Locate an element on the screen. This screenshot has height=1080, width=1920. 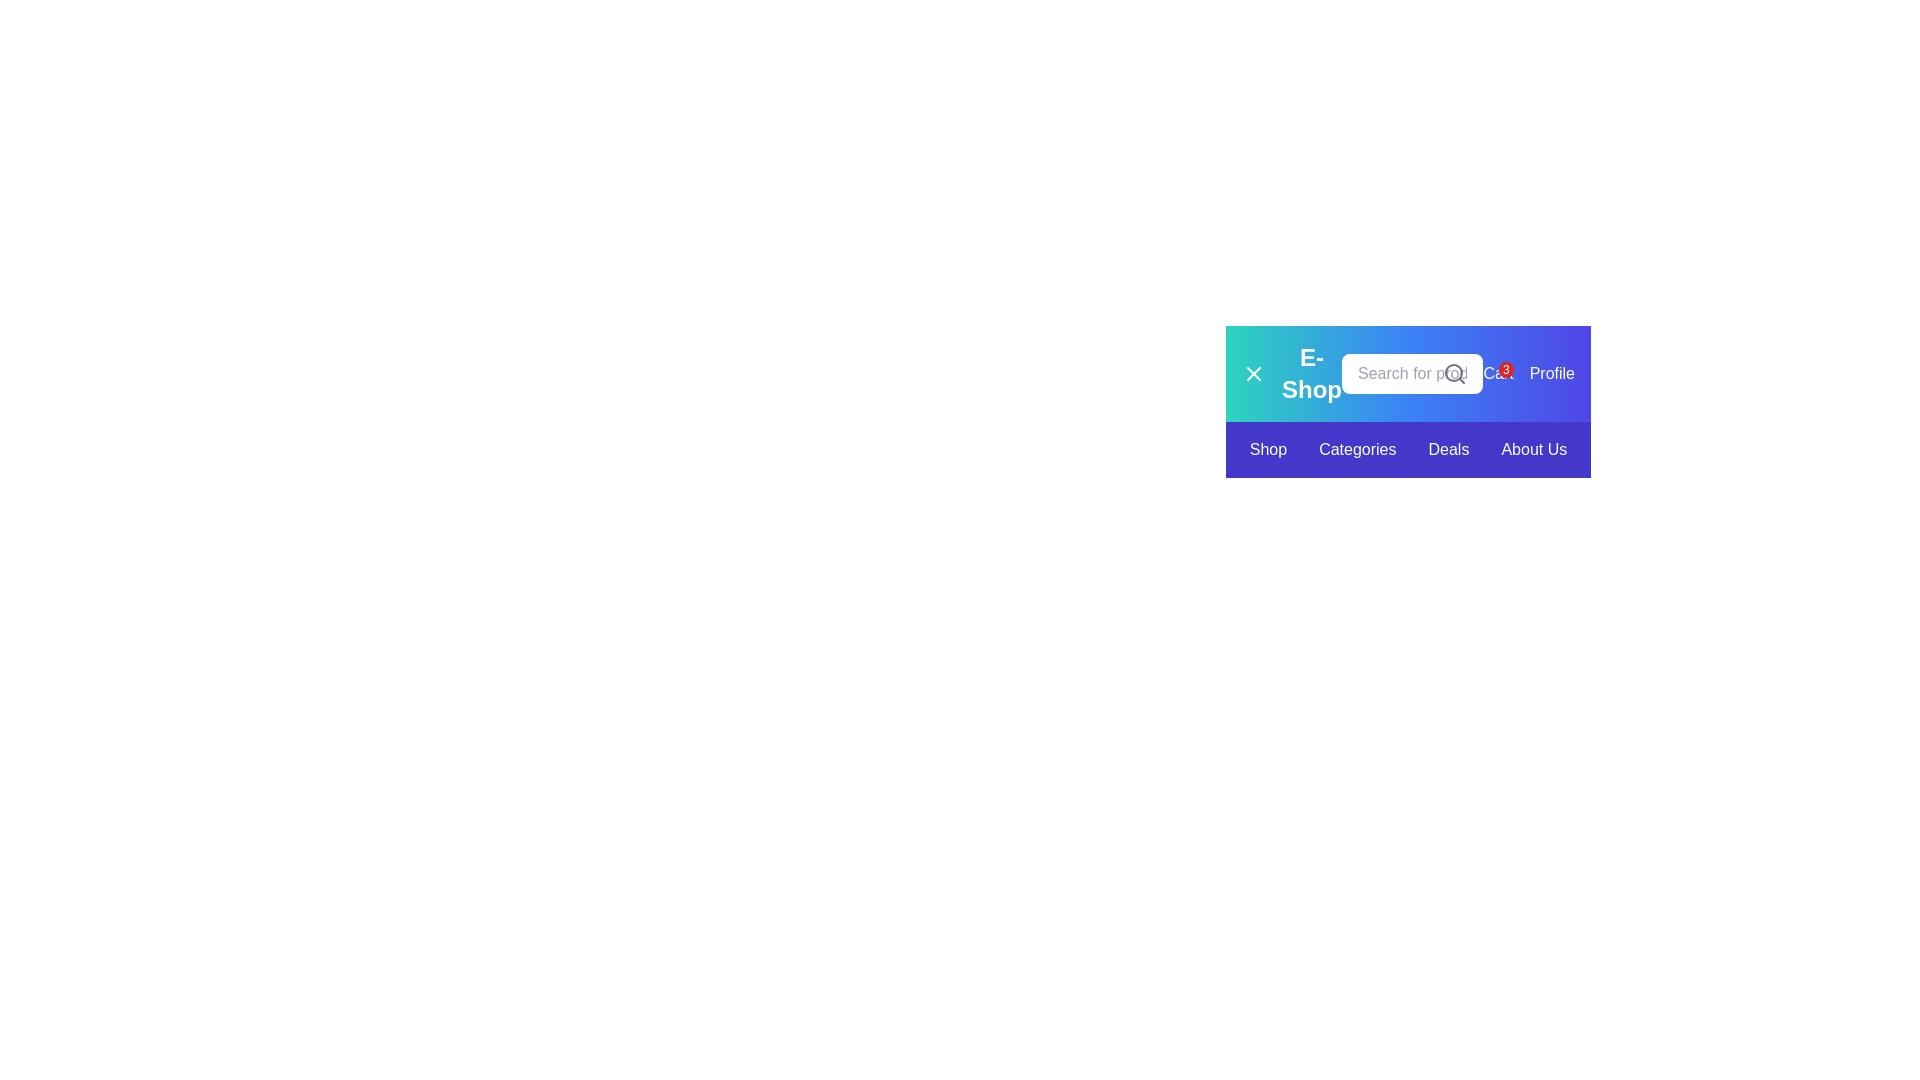
the 'About Us' hyperlink, which is the fourth item in the navigation bar styled with white text on a blue background is located at coordinates (1533, 450).